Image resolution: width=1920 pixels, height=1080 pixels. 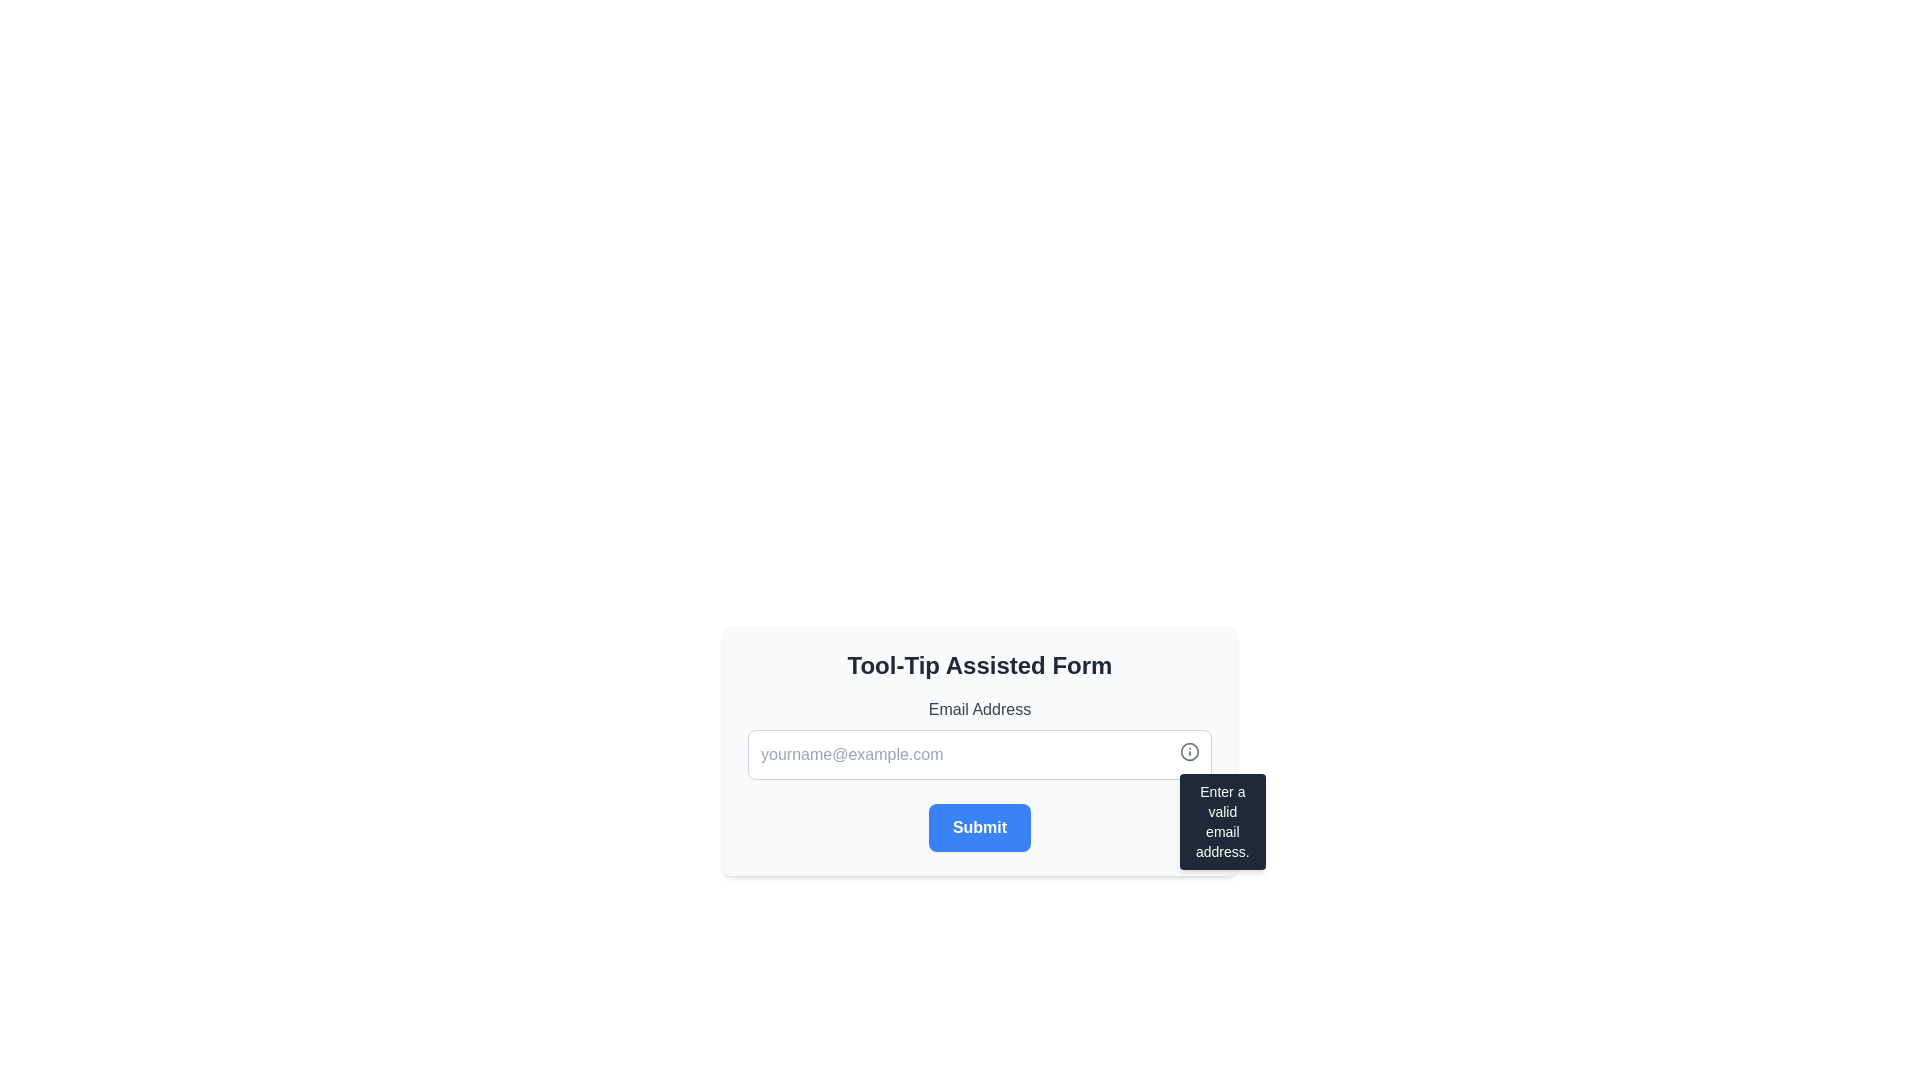 I want to click on the header element with the text 'Tool-Tip Assisted Form', which is styled with a bold gray font and positioned at the top center of the form above the 'Email Address' input field, so click(x=979, y=666).